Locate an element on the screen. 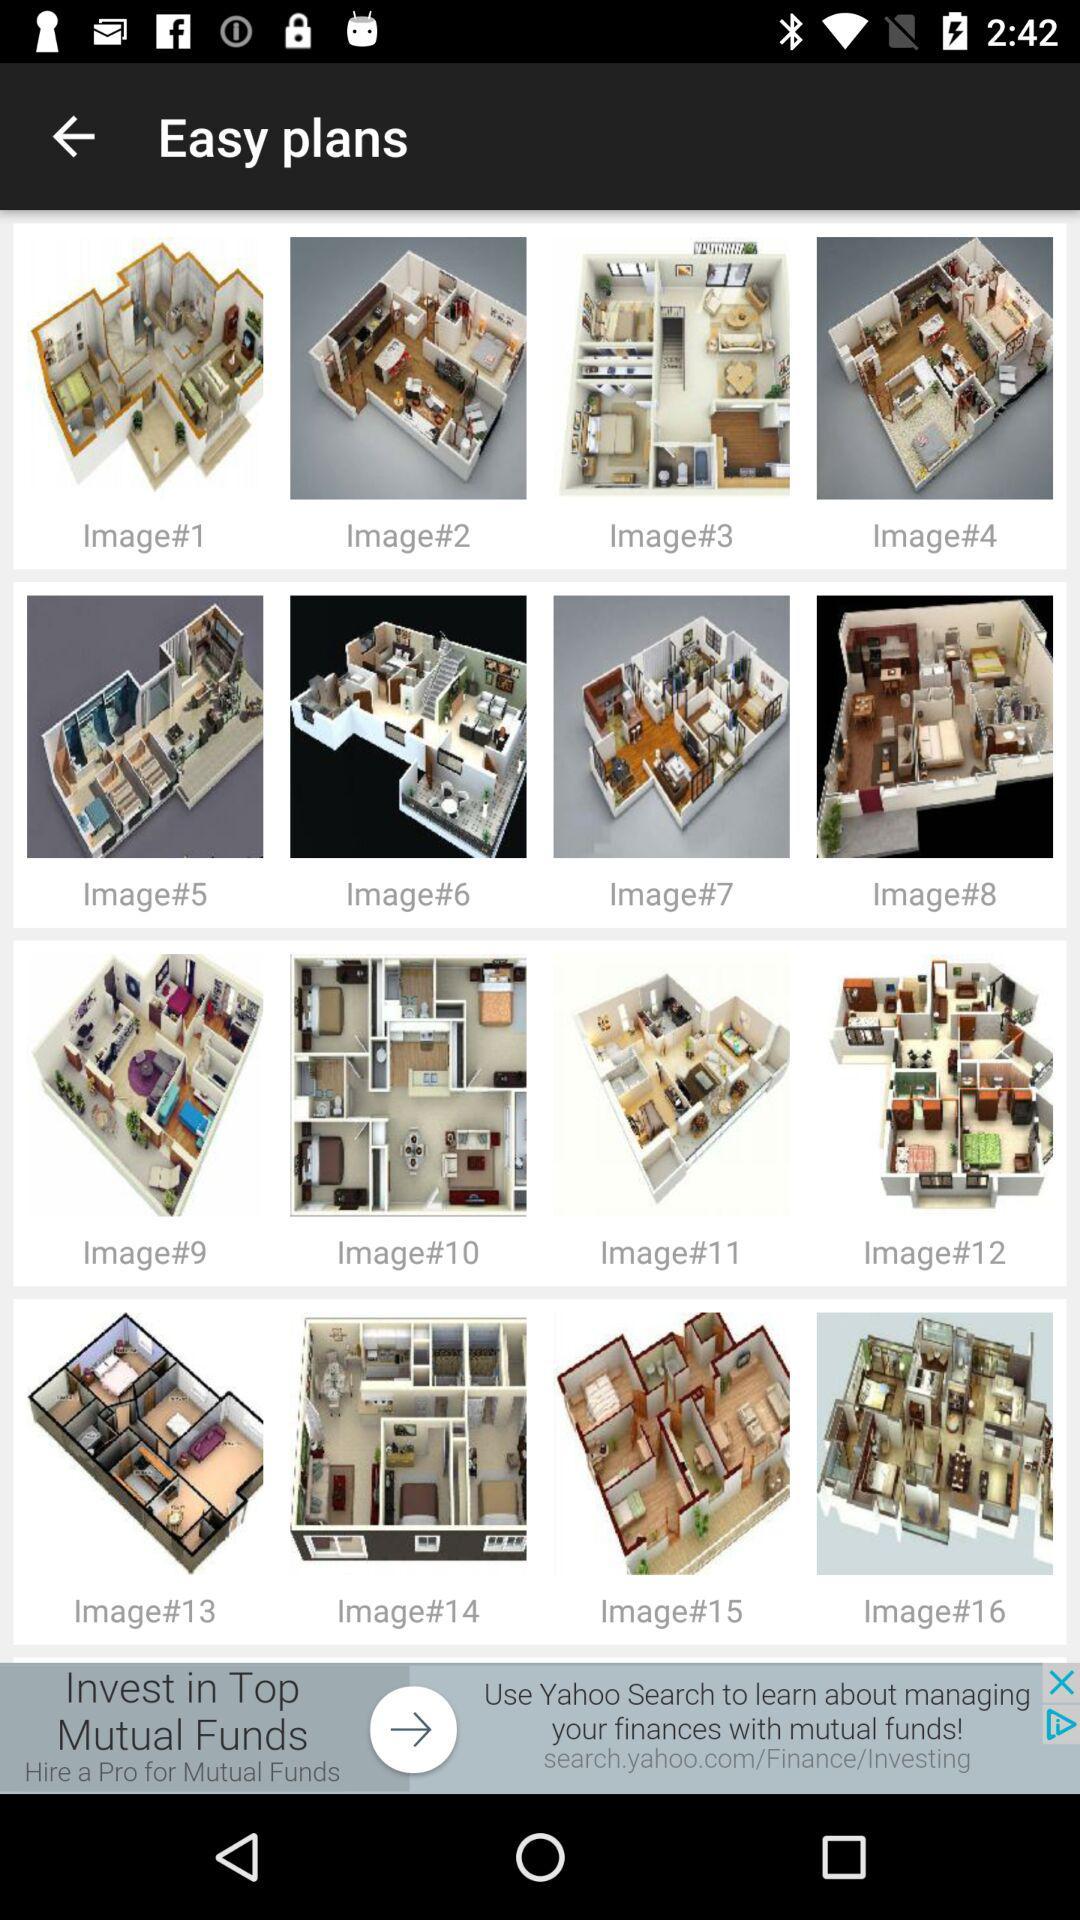 This screenshot has width=1080, height=1920. the fourth image from left in second row is located at coordinates (941, 725).